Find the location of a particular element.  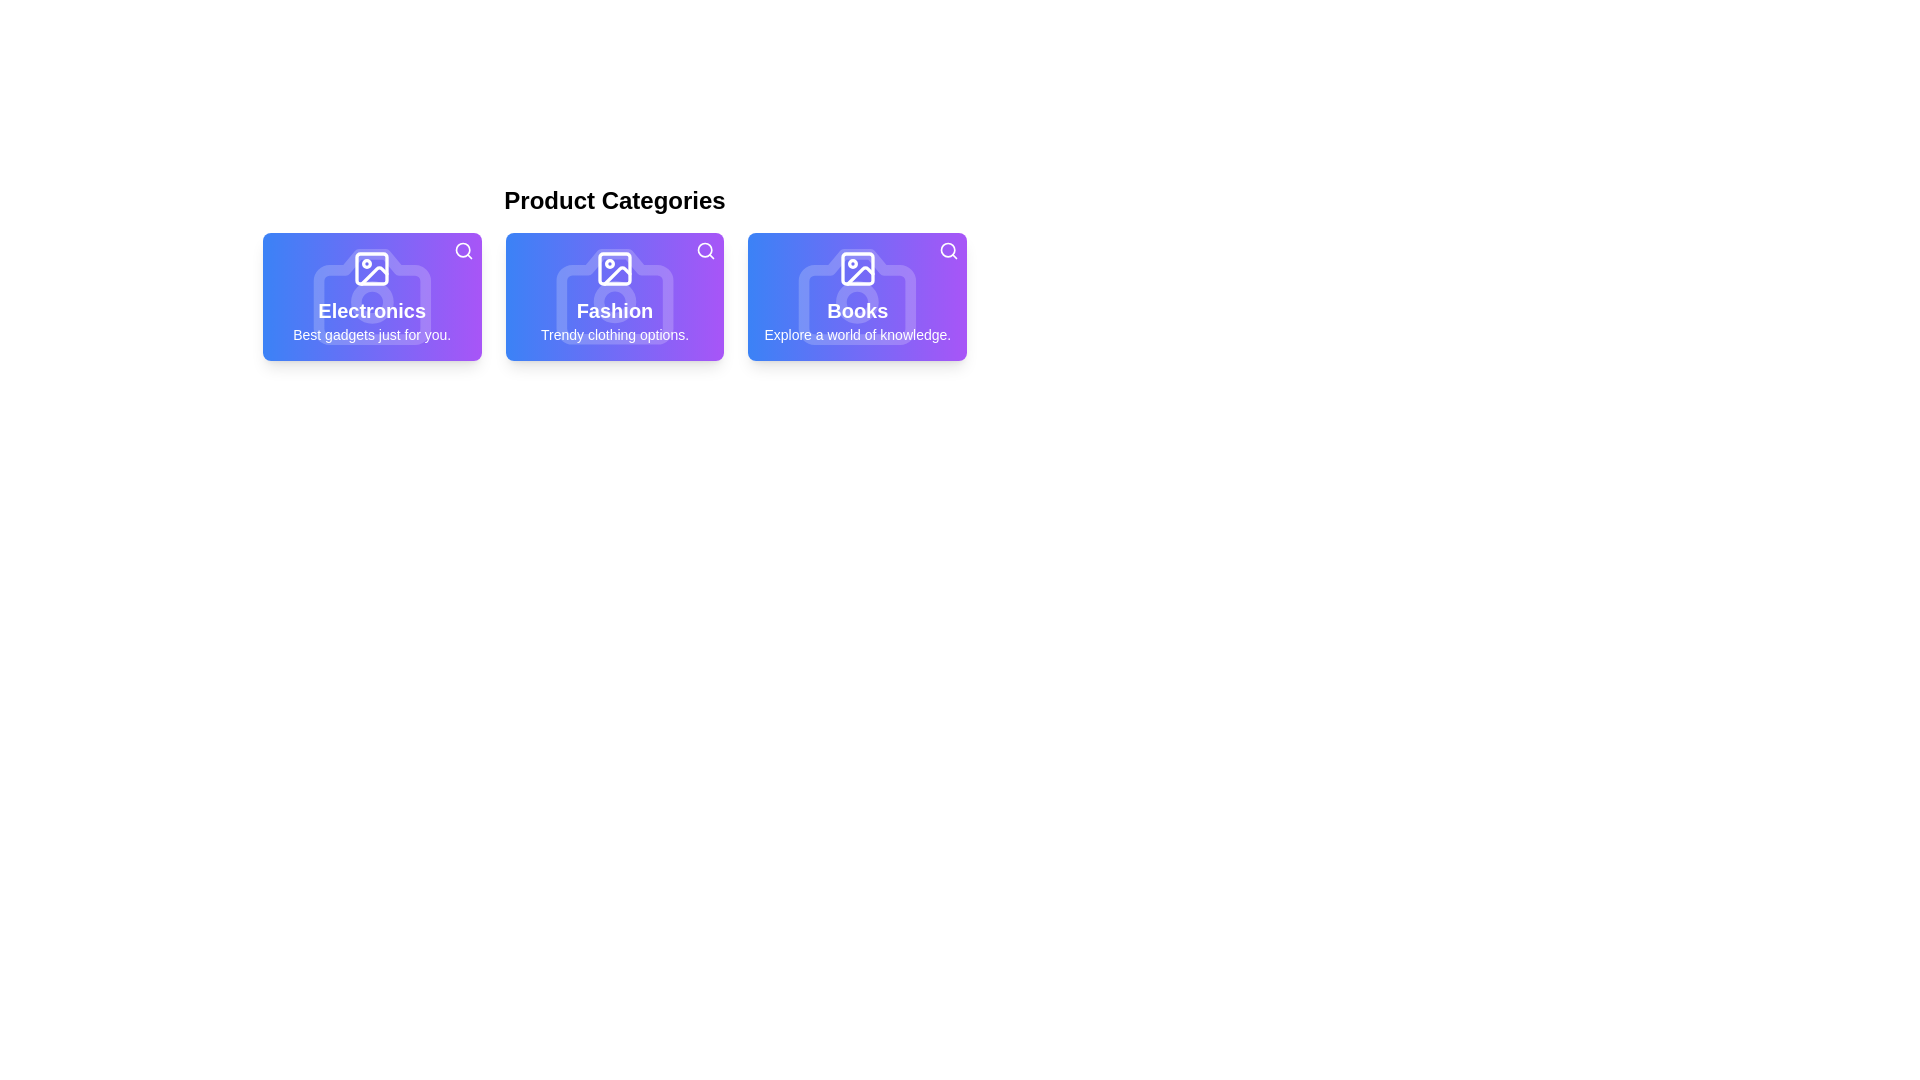

the static text element displaying 'Electronics', which is styled in white bold font on a gradient background and is located below 'Product Categories' and above 'Best gadgets just for you' is located at coordinates (372, 311).